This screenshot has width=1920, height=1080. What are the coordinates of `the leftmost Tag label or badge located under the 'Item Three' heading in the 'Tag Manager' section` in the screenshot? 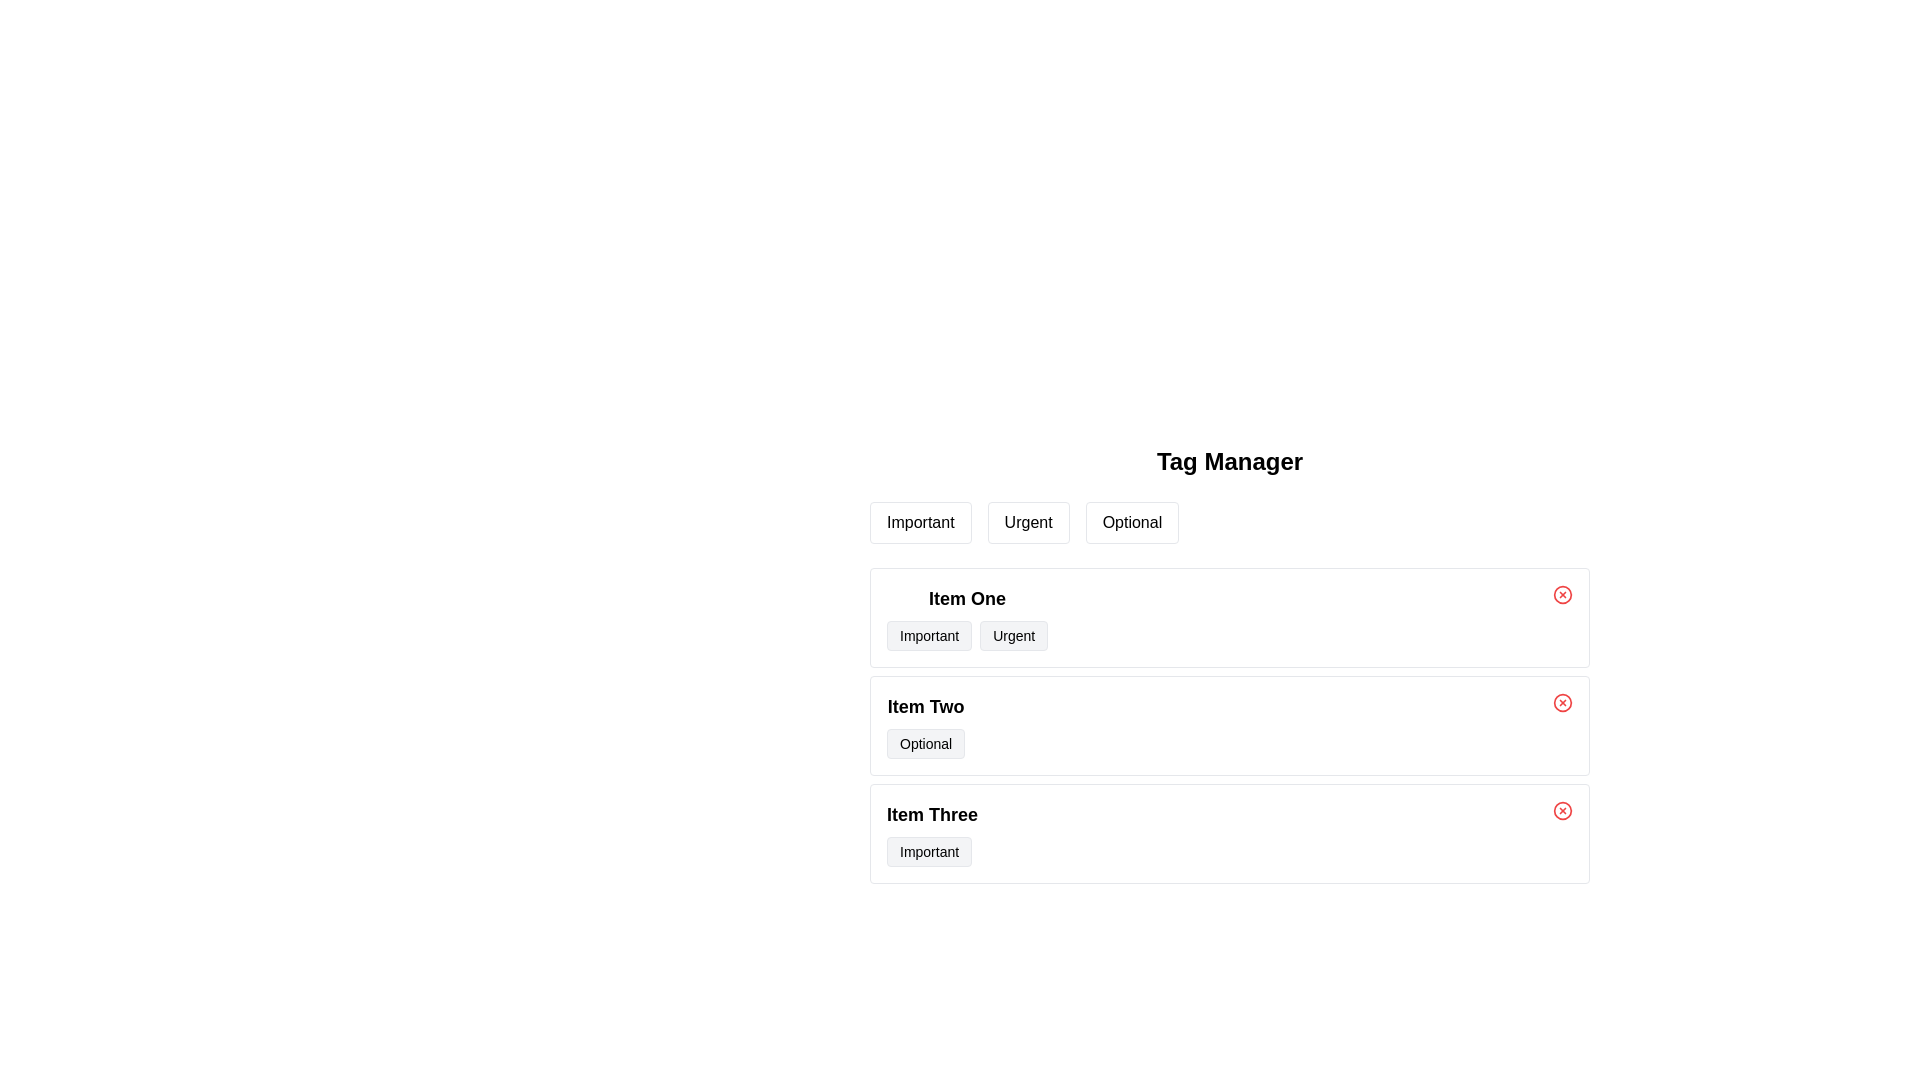 It's located at (930, 852).